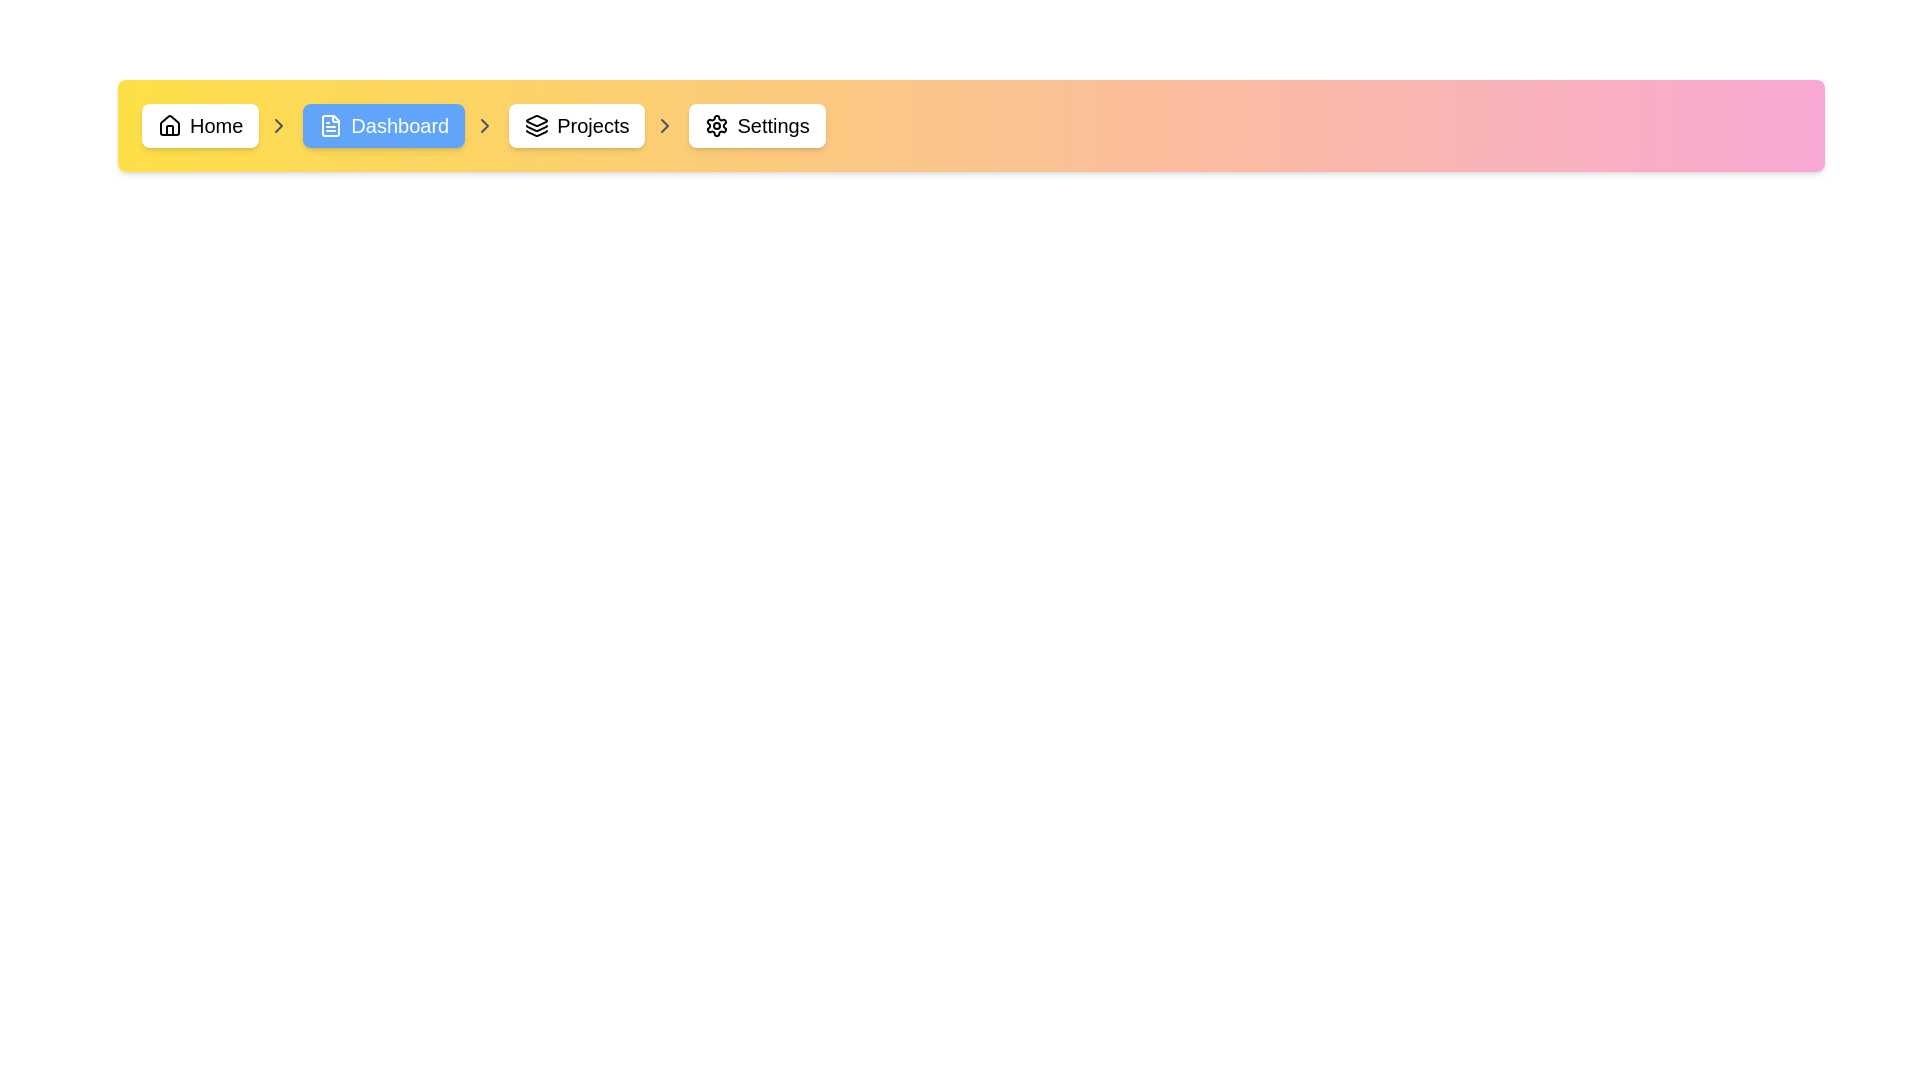 This screenshot has height=1080, width=1920. I want to click on the Chevron or arrow icon located at the upper central part of the interface header, between the 'Dashboard' and 'Projects' buttons, to understand its navigational context, so click(278, 126).